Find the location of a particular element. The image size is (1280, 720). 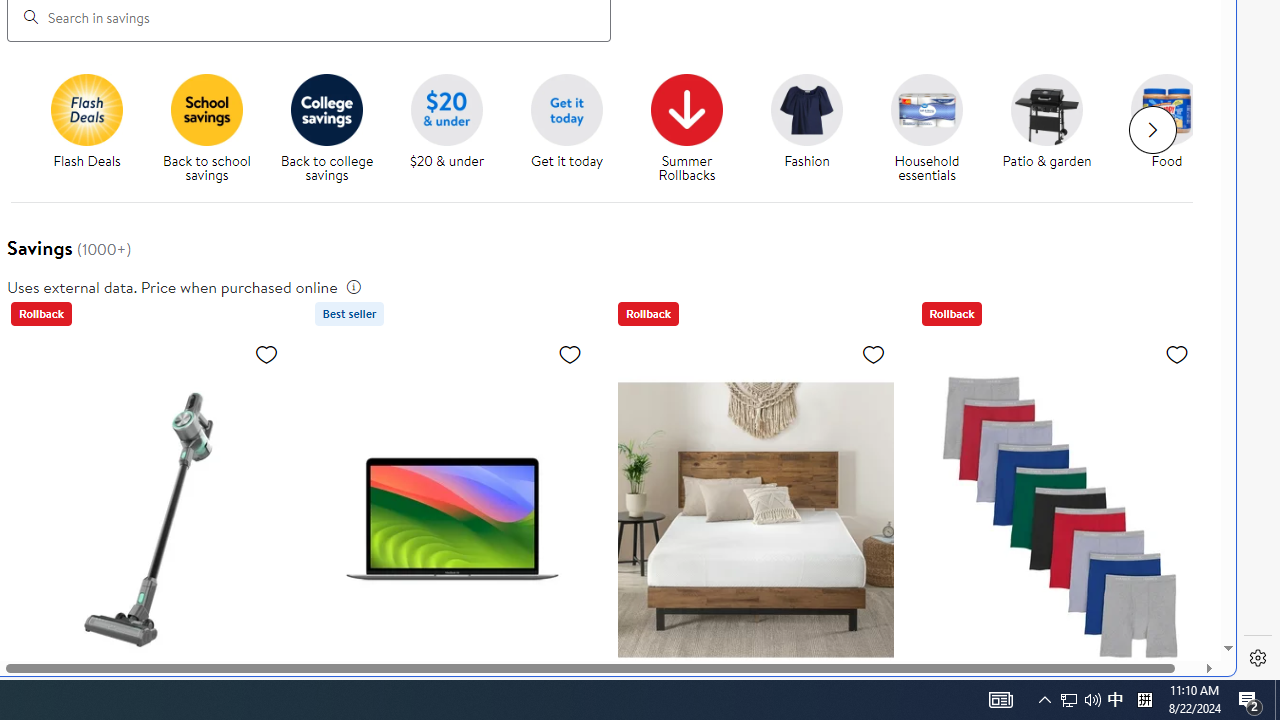

'Settings' is located at coordinates (1257, 658).